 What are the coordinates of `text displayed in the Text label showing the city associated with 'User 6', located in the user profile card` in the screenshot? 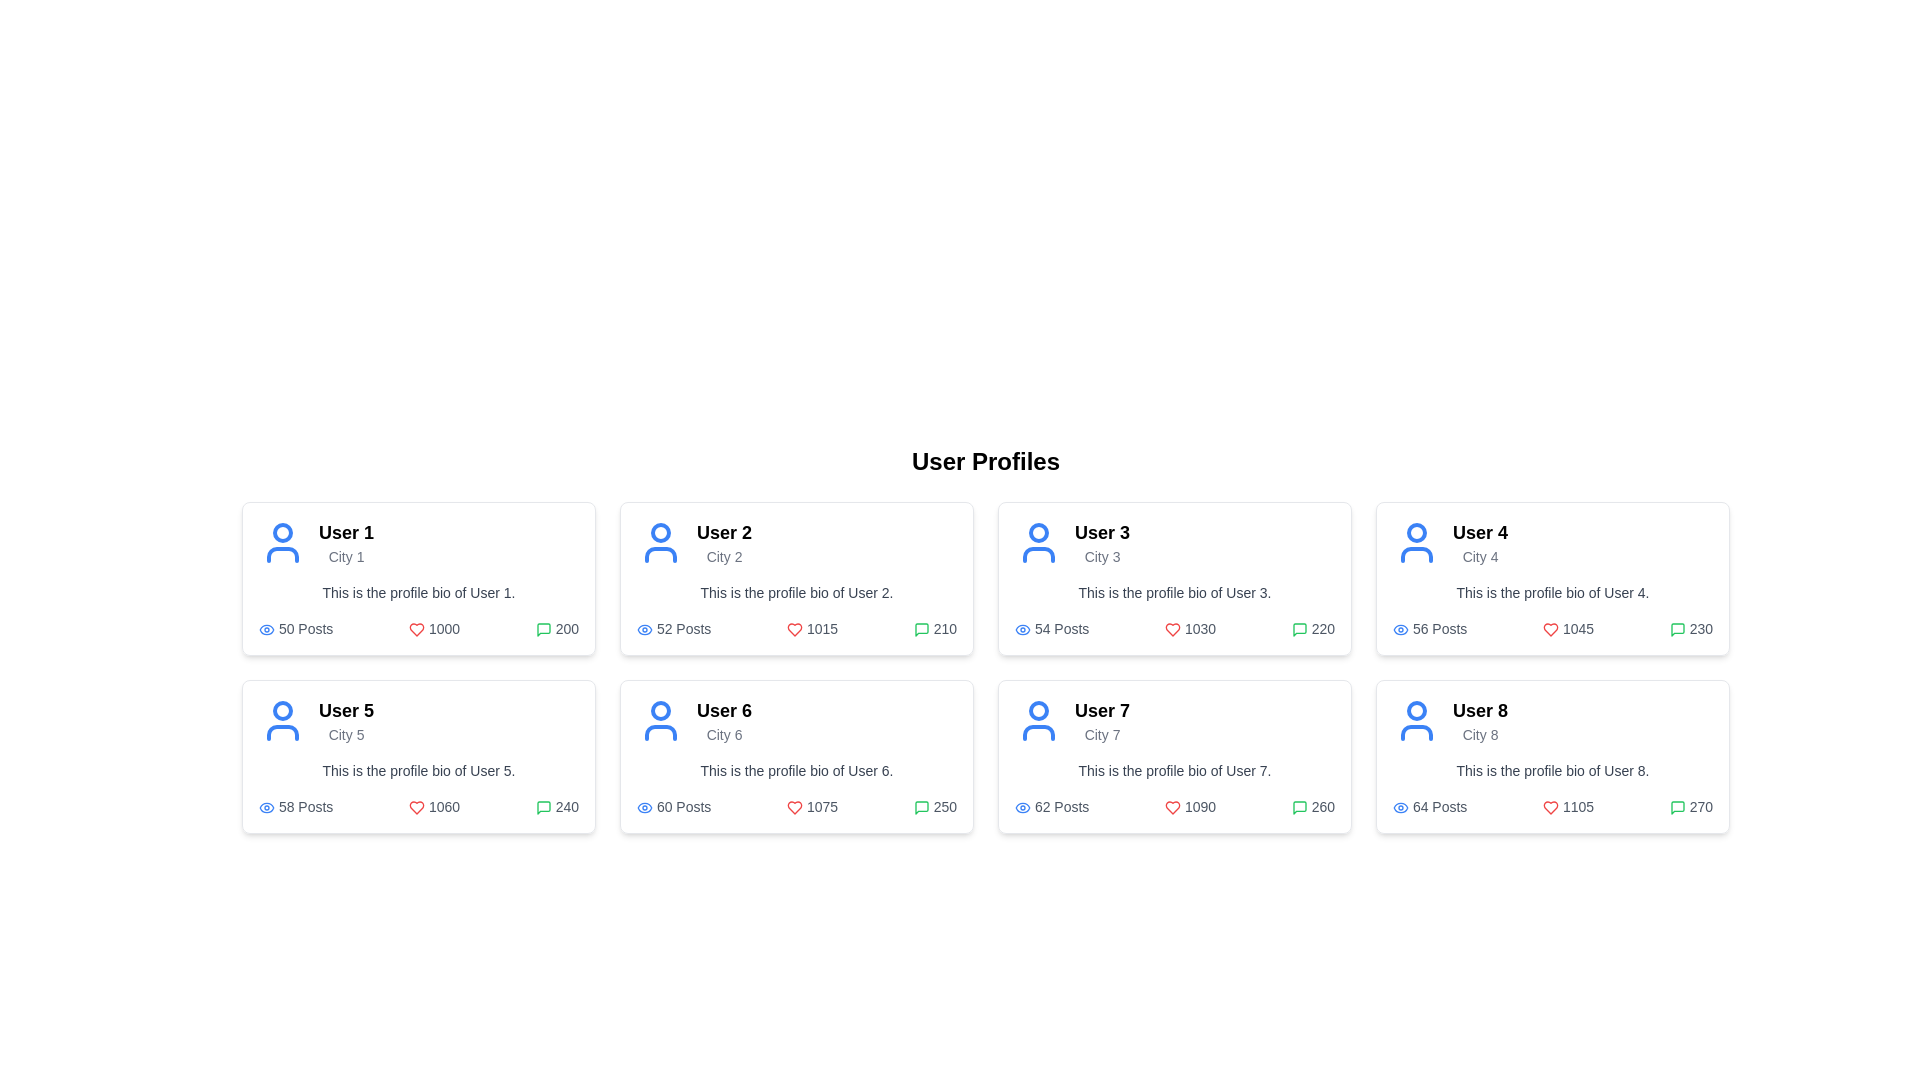 It's located at (723, 735).